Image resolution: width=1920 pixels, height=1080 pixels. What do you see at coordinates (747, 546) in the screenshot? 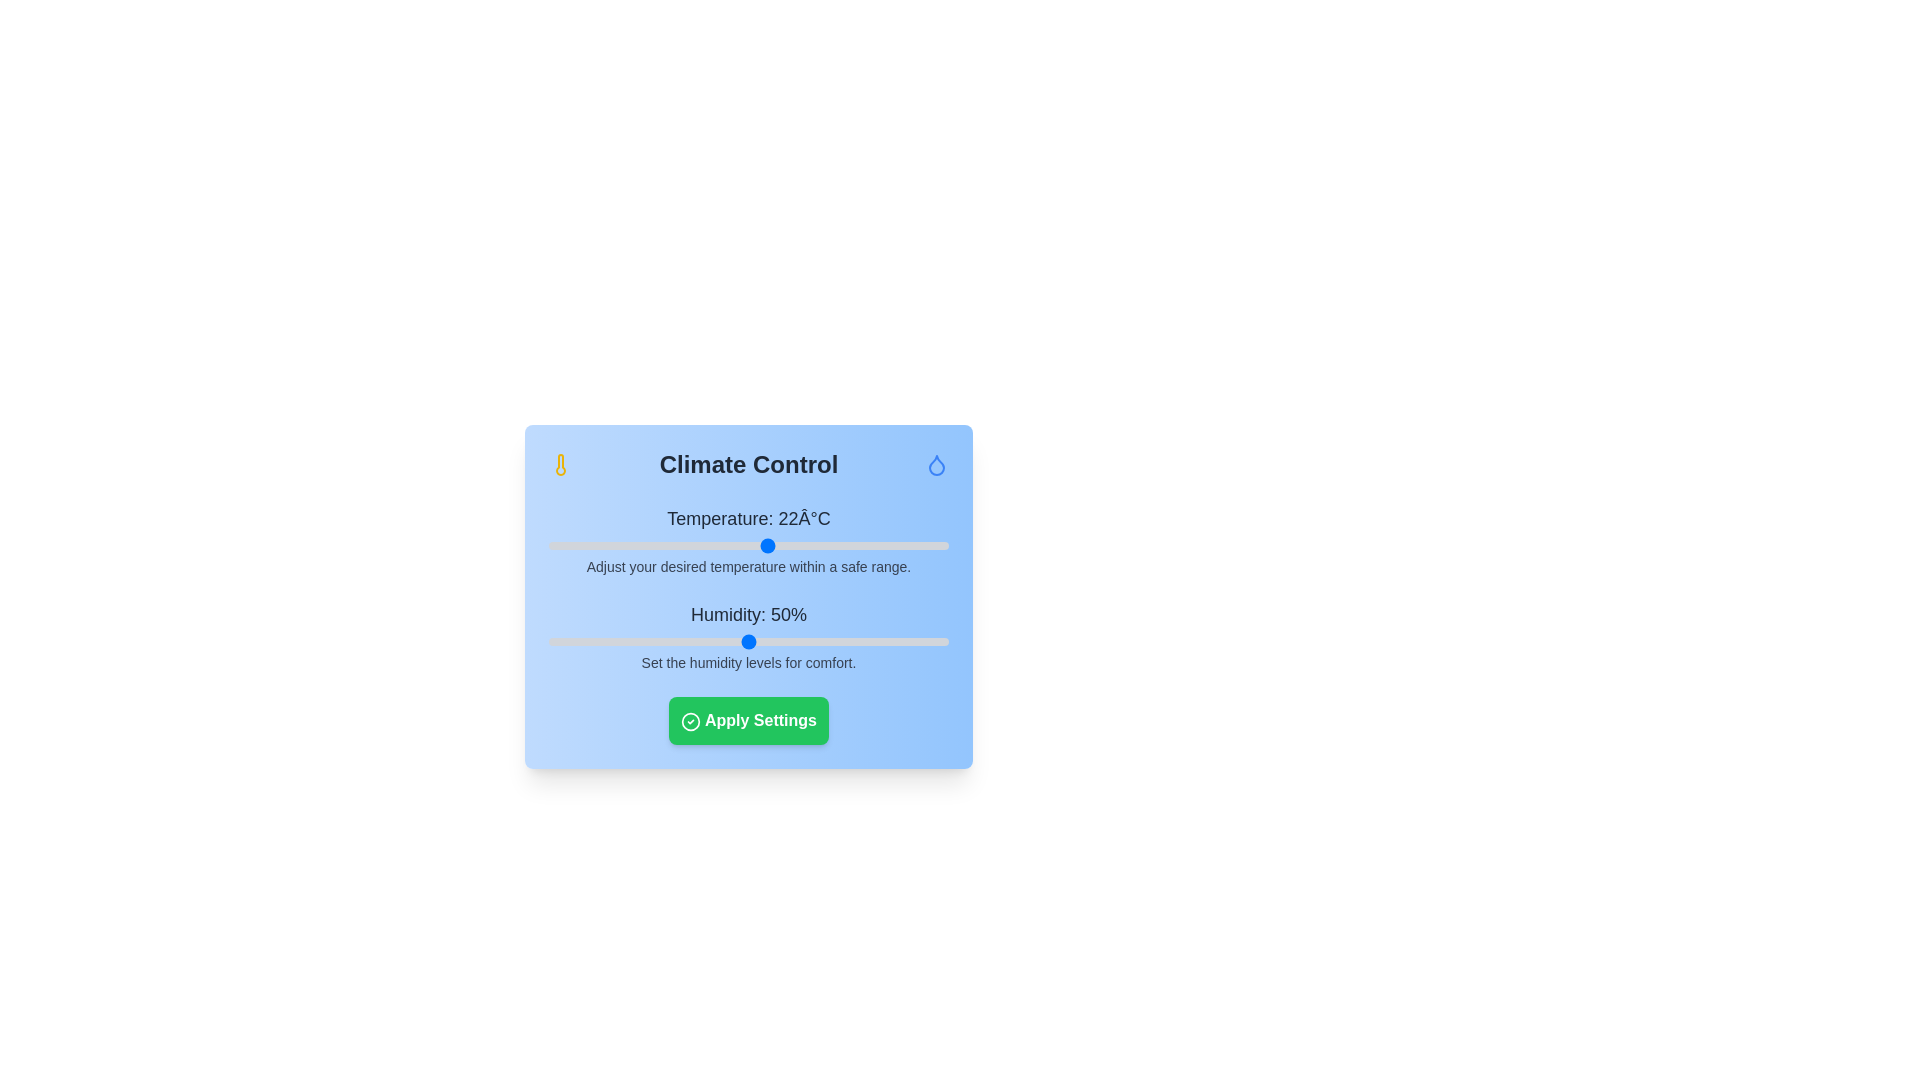
I see `the blue knob of the horizontal range slider located beneath 'Temperature: 22°C' and above 'Adjust your desired temperature within a safe range.'` at bounding box center [747, 546].